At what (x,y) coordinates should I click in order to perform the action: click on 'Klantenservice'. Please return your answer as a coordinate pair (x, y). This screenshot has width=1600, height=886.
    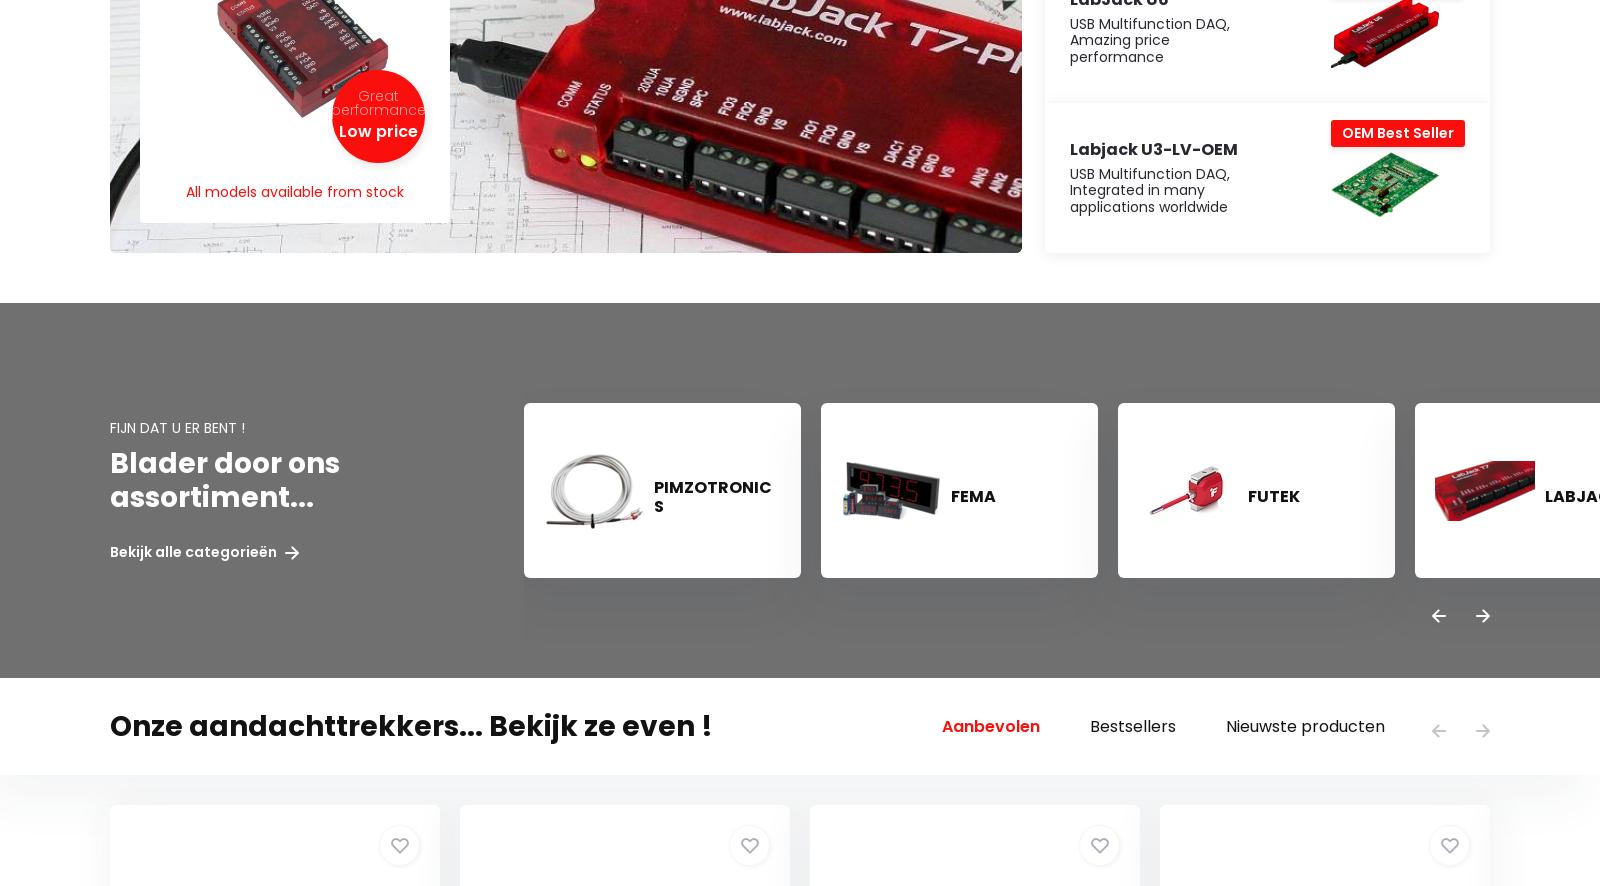
    Looking at the image, I should click on (173, 343).